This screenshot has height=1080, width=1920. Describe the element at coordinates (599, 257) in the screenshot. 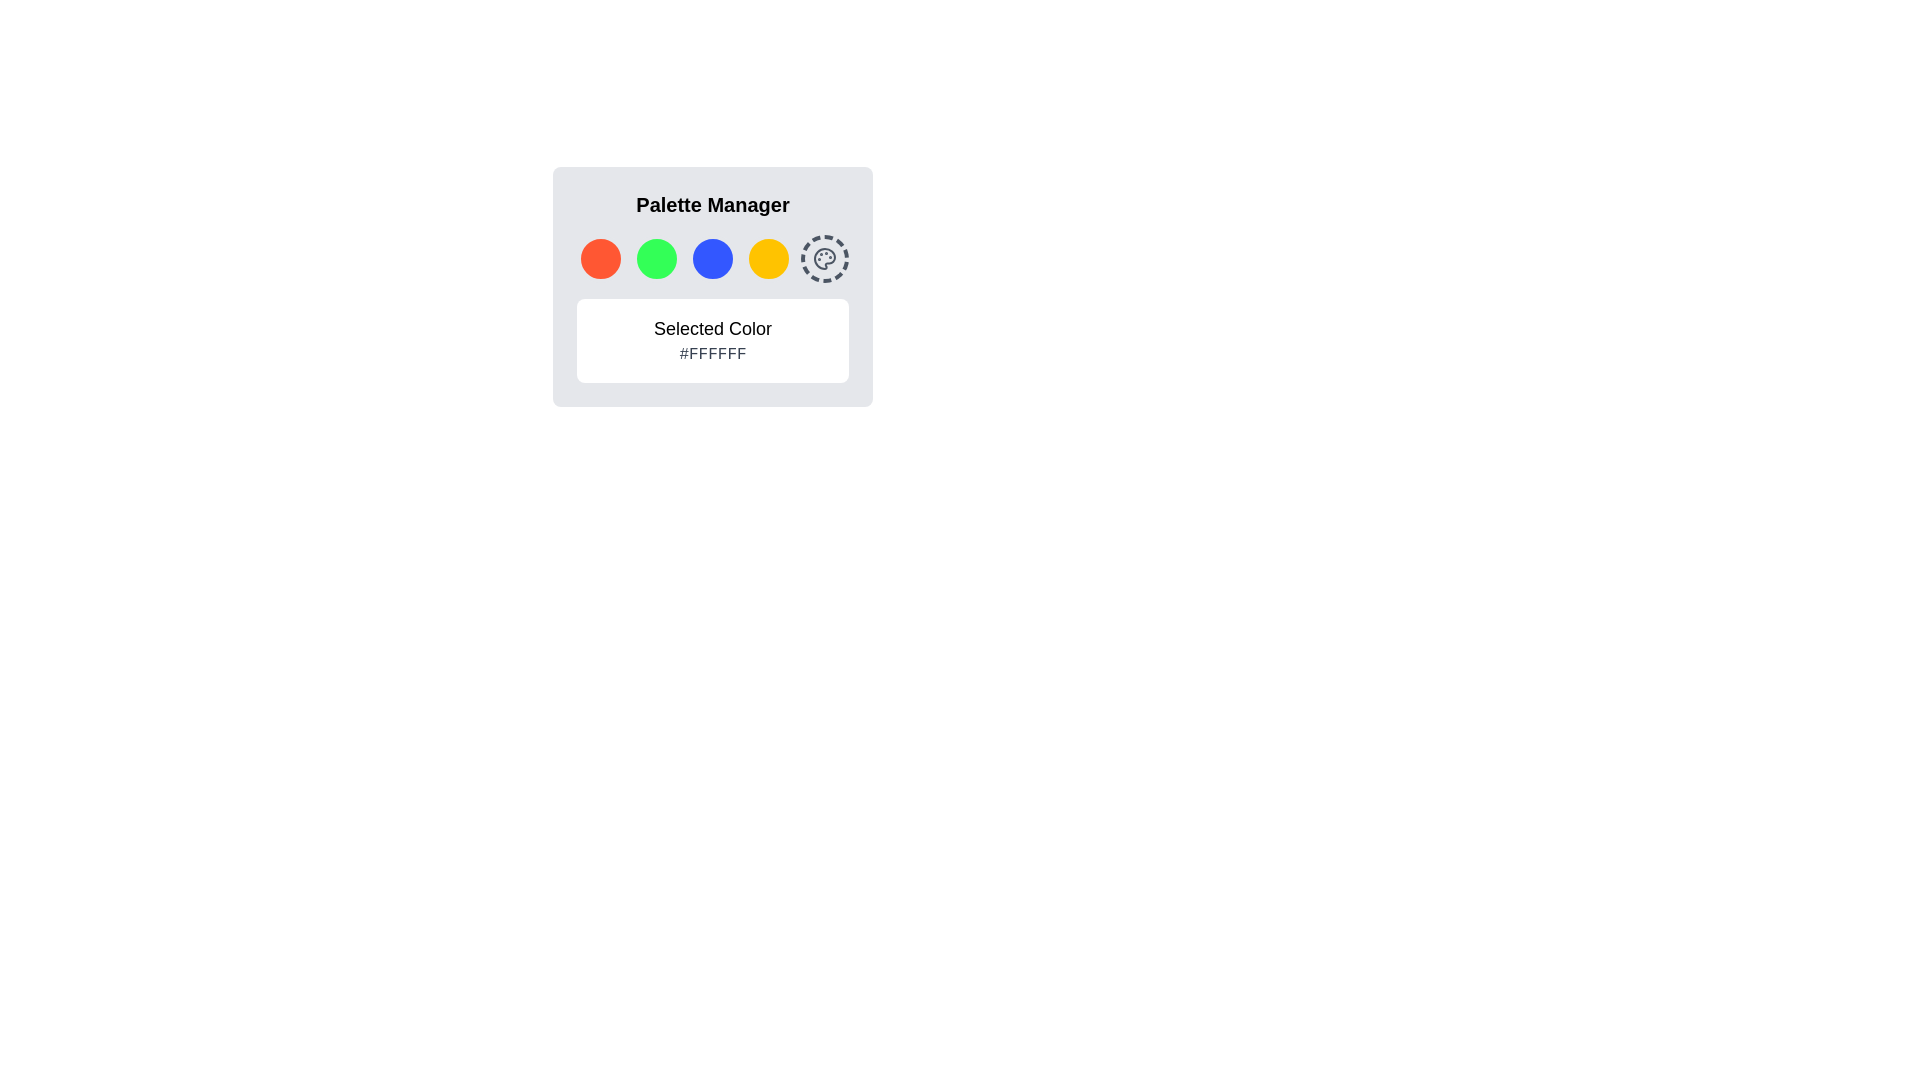

I see `the first red-orange circular button in the Palette Manager` at that location.